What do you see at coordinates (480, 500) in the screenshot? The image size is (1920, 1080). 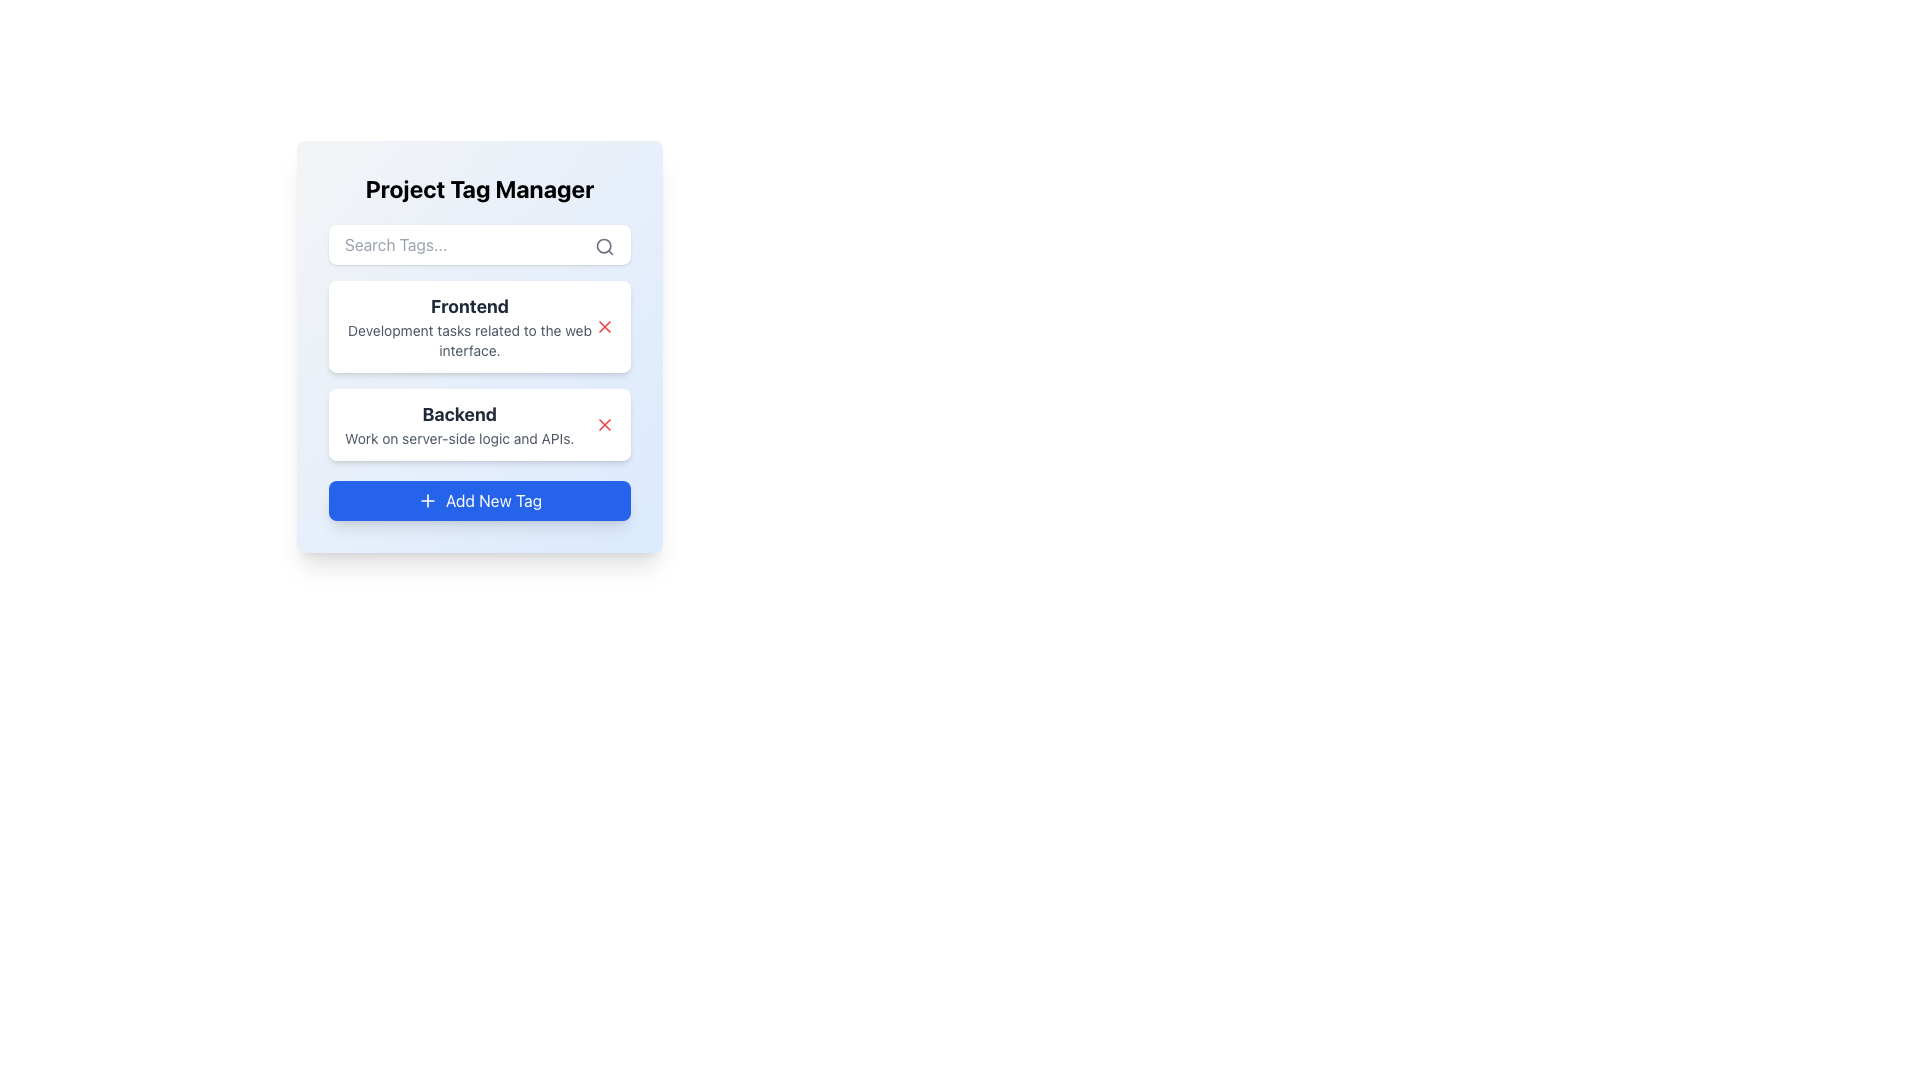 I see `the 'Add New Tag' button with rounded corners, blue background, and white text` at bounding box center [480, 500].